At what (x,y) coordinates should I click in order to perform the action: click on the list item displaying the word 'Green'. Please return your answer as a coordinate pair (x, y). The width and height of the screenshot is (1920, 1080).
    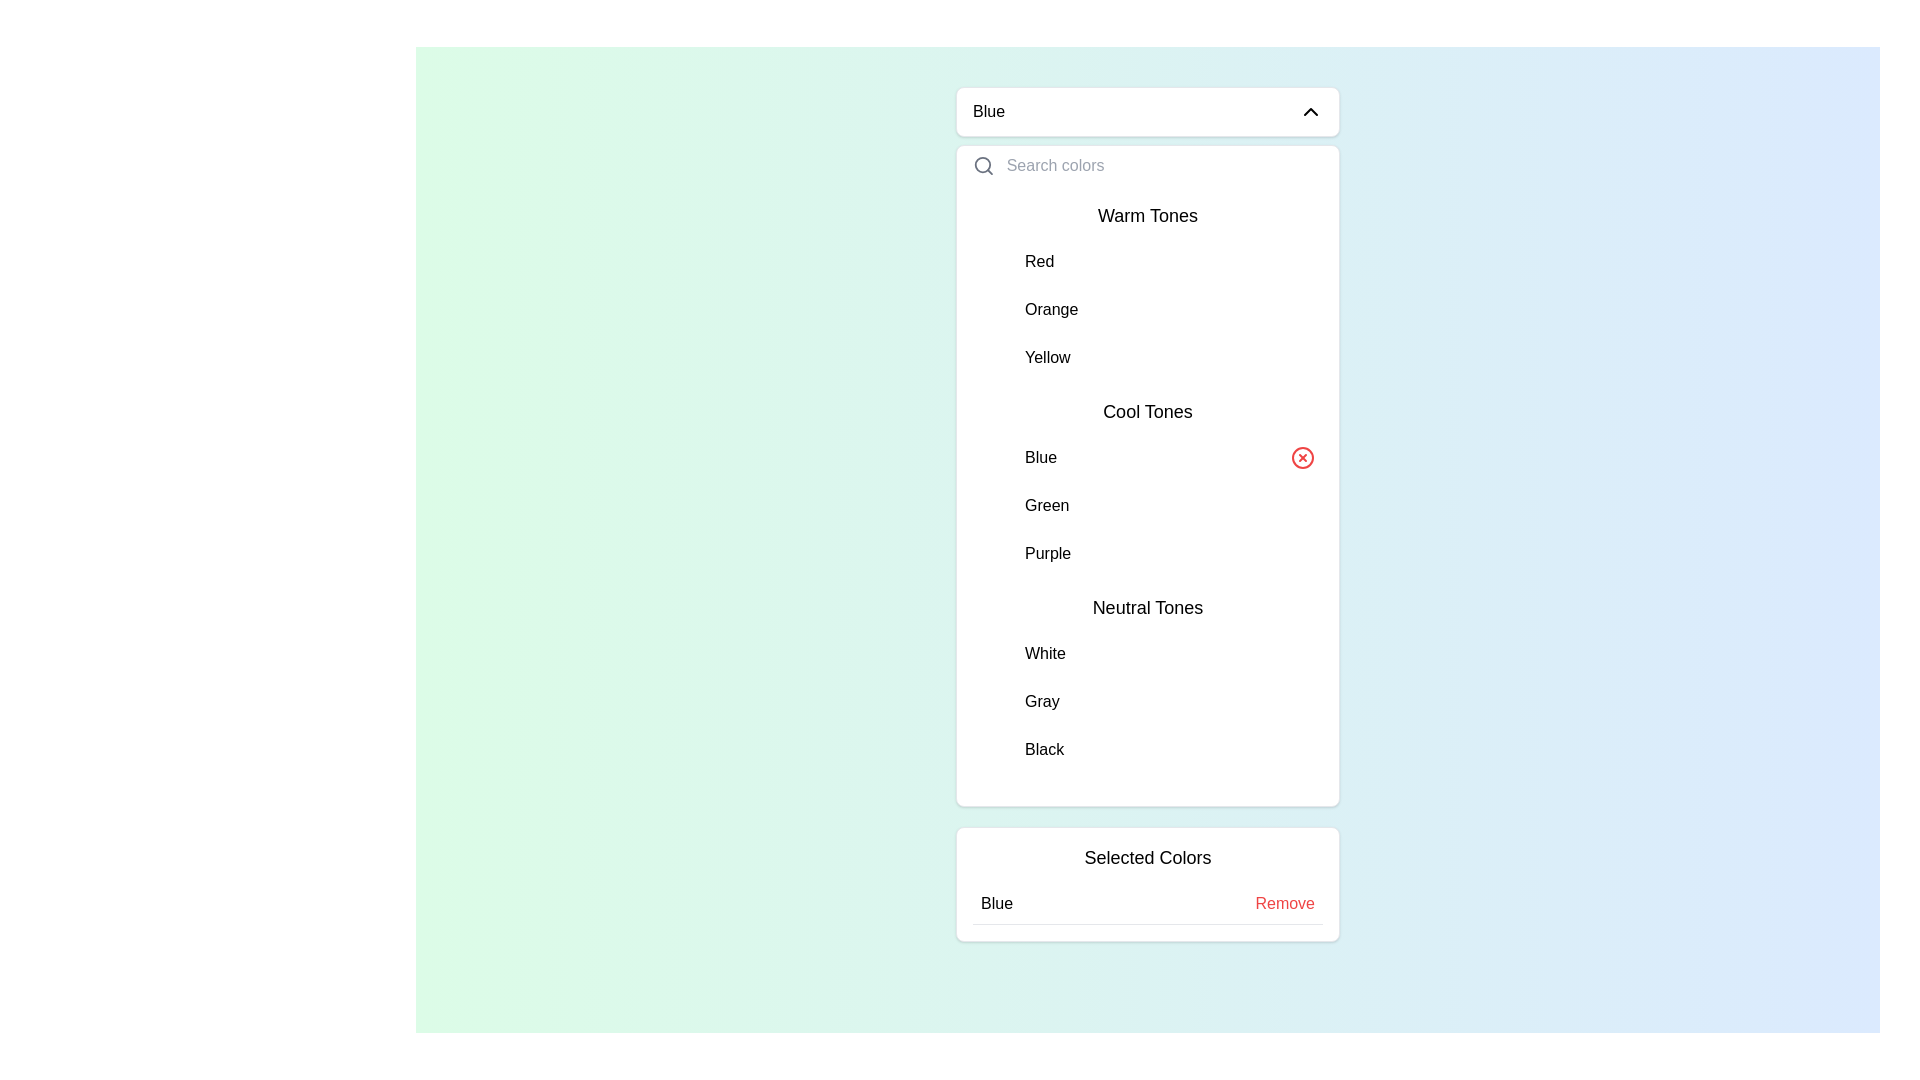
    Looking at the image, I should click on (1147, 504).